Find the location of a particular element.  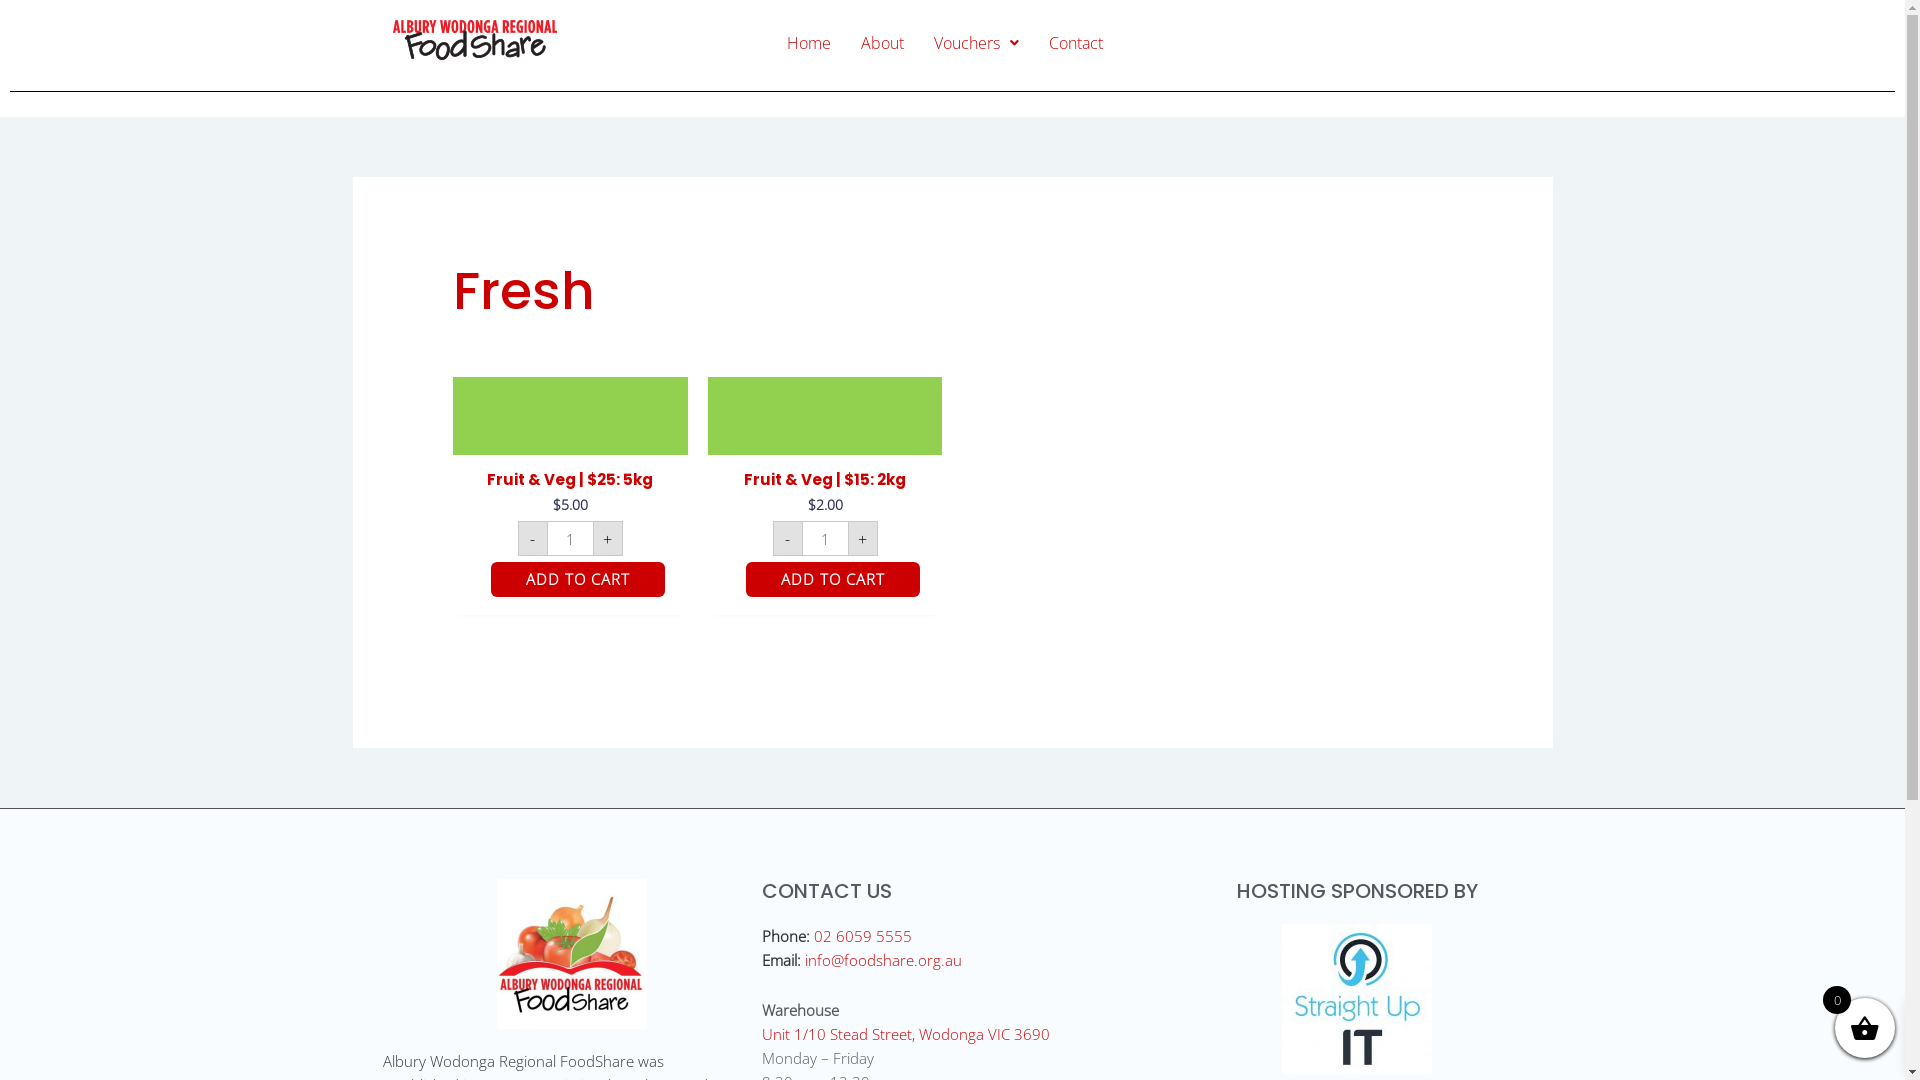

'-' is located at coordinates (532, 537).